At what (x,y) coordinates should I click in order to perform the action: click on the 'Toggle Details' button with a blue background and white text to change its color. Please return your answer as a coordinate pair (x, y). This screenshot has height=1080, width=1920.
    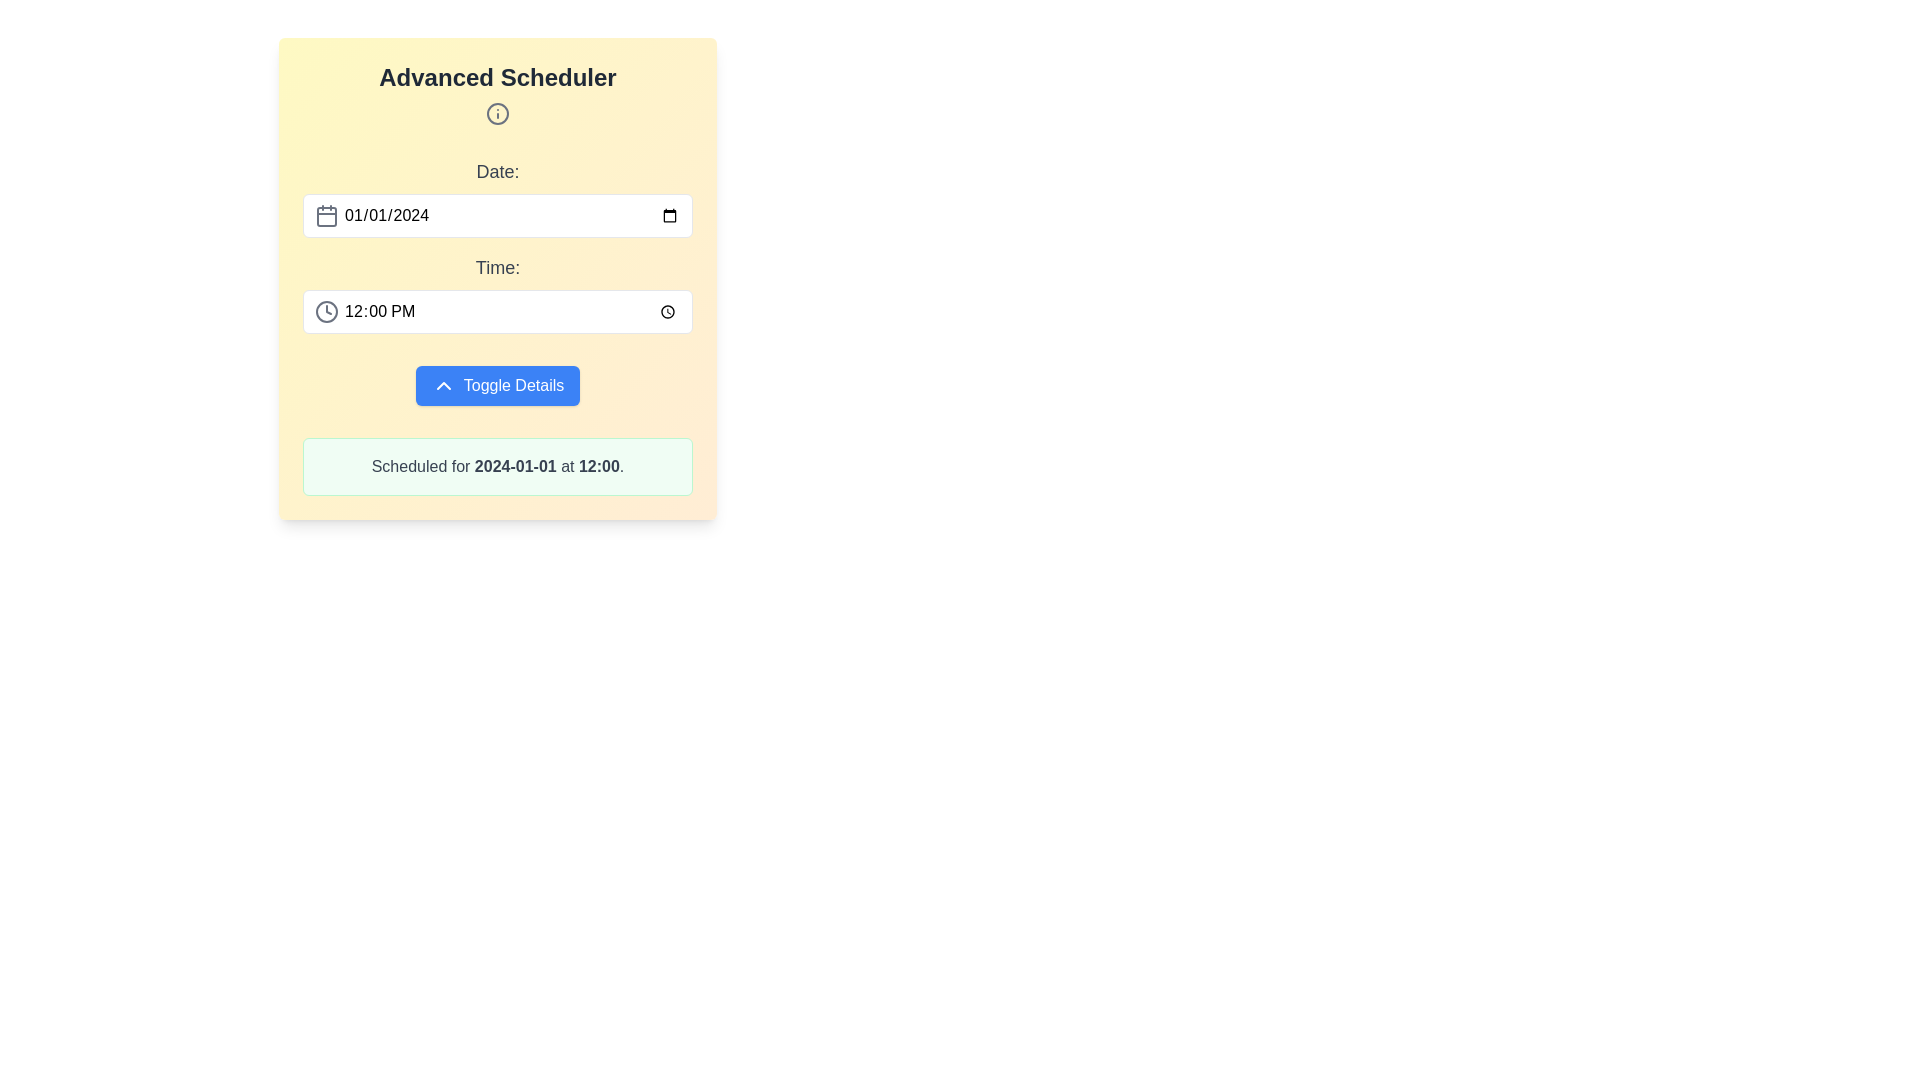
    Looking at the image, I should click on (498, 385).